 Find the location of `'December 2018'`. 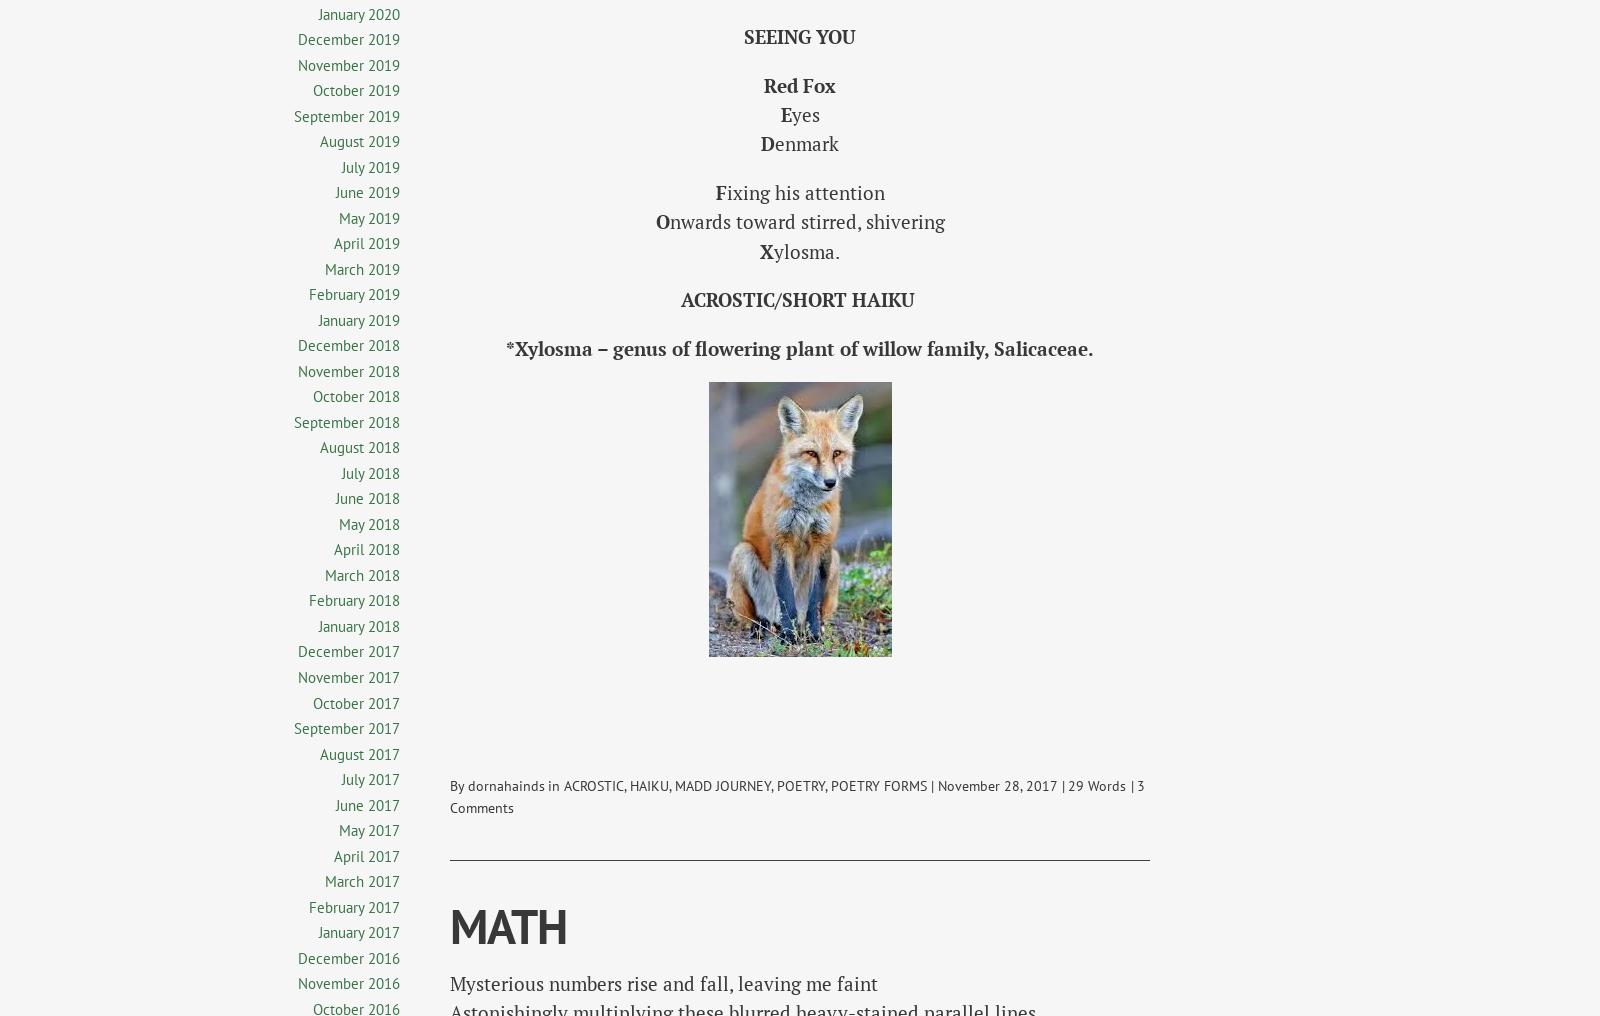

'December 2018' is located at coordinates (297, 345).